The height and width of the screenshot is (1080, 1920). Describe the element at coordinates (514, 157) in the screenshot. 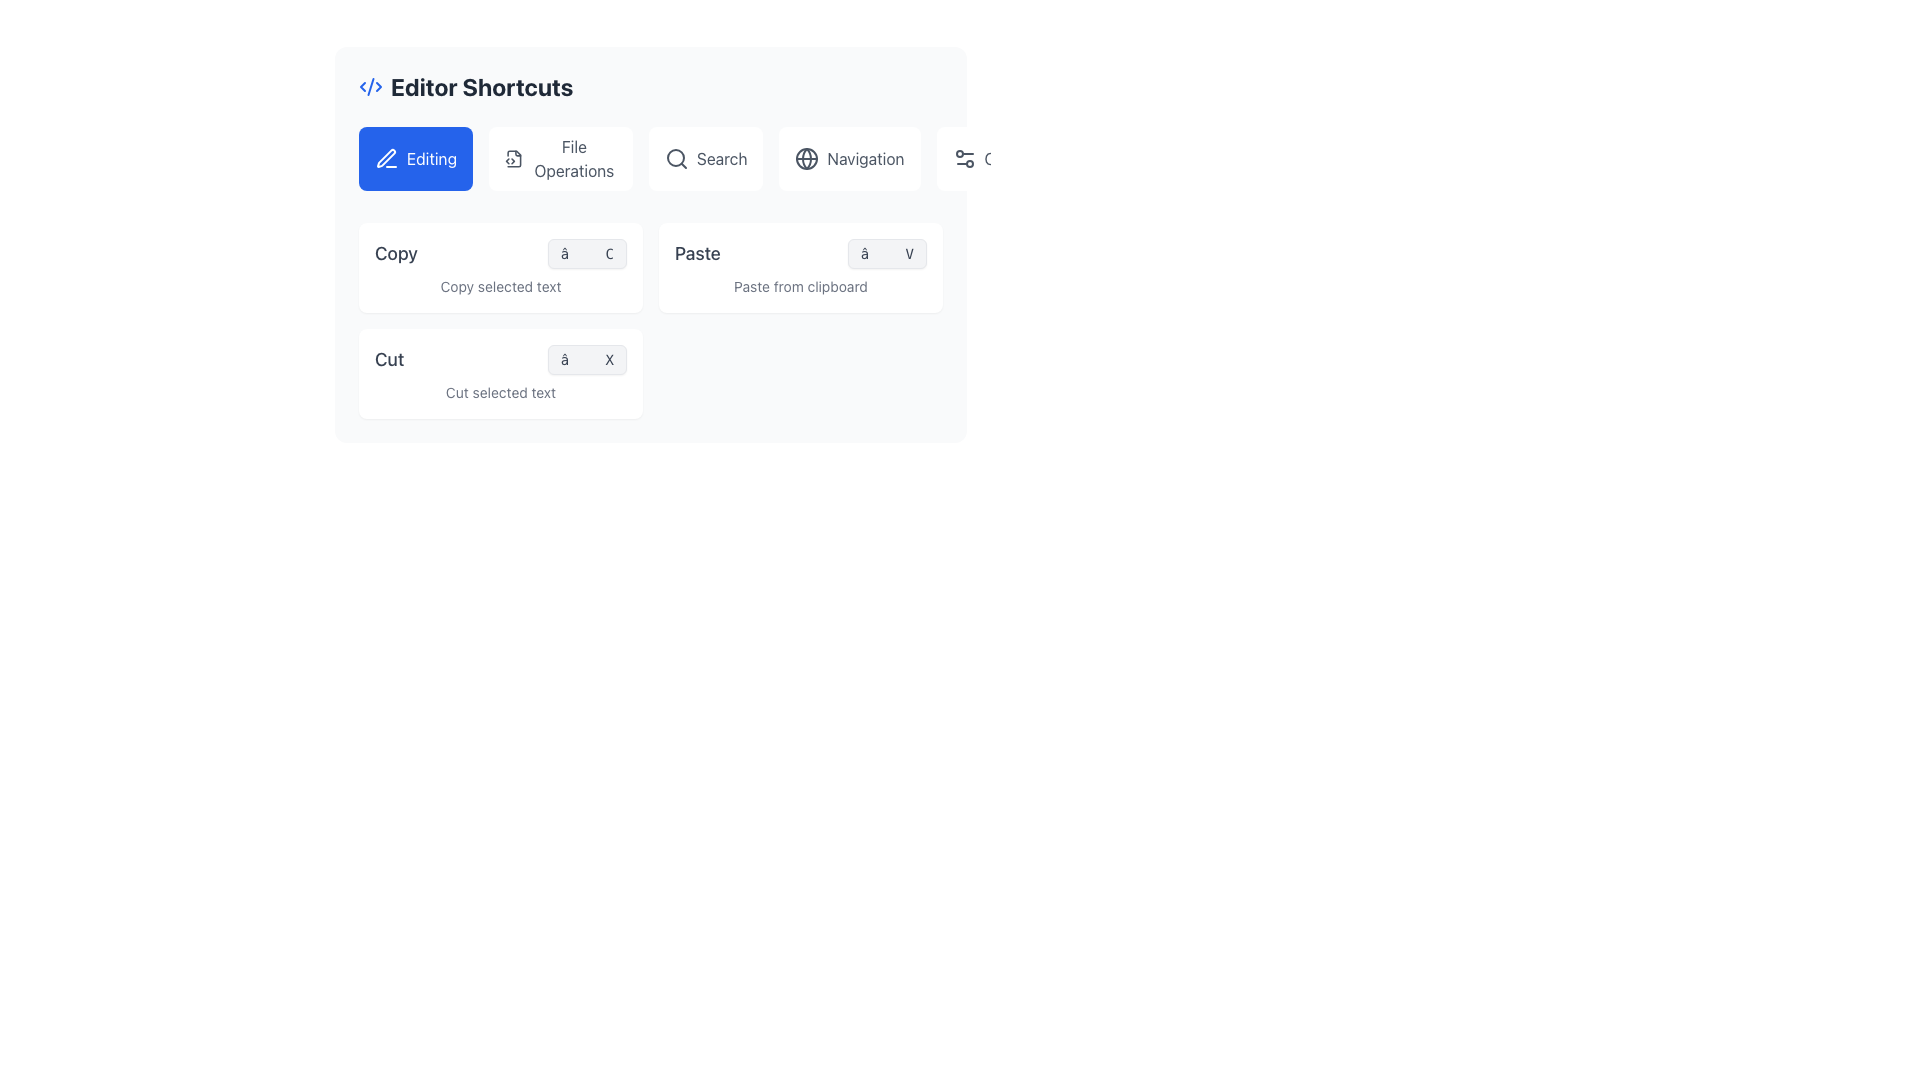

I see `the SVG Icon representing 'File Operations' as a static visual indicator` at that location.